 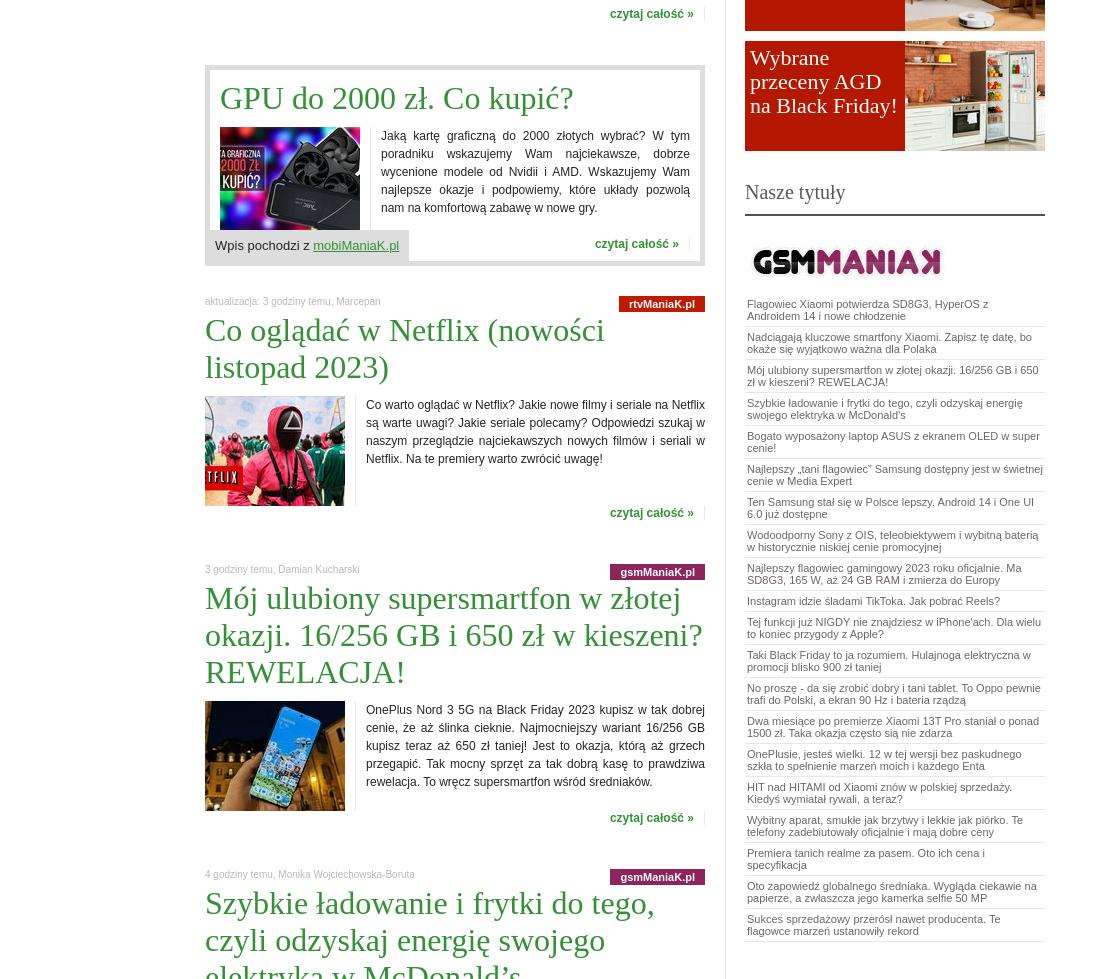 I want to click on 'Wodoodporny Sony z OIS, teleobiektywem i wybitną baterią w historycznie niskiej cenie promocyjnej', so click(x=746, y=539).